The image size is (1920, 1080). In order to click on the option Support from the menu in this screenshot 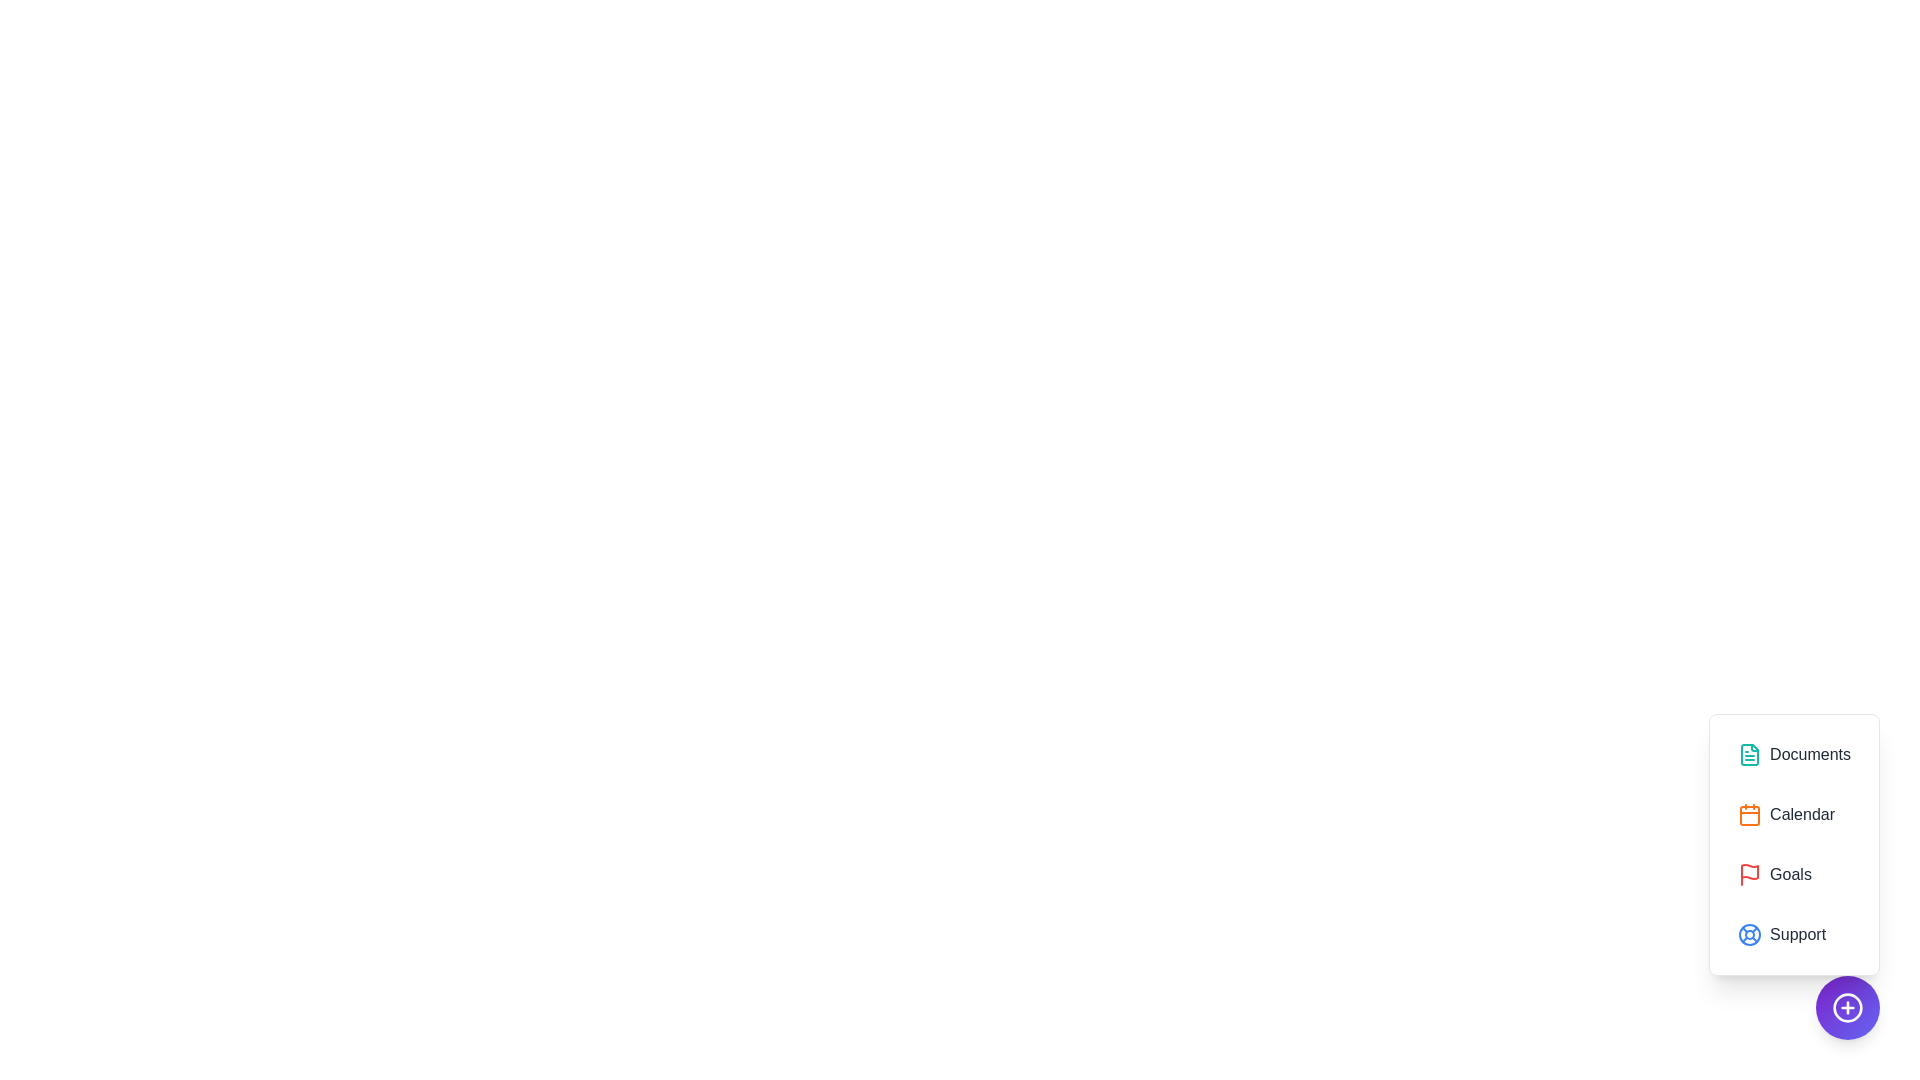, I will do `click(1794, 934)`.